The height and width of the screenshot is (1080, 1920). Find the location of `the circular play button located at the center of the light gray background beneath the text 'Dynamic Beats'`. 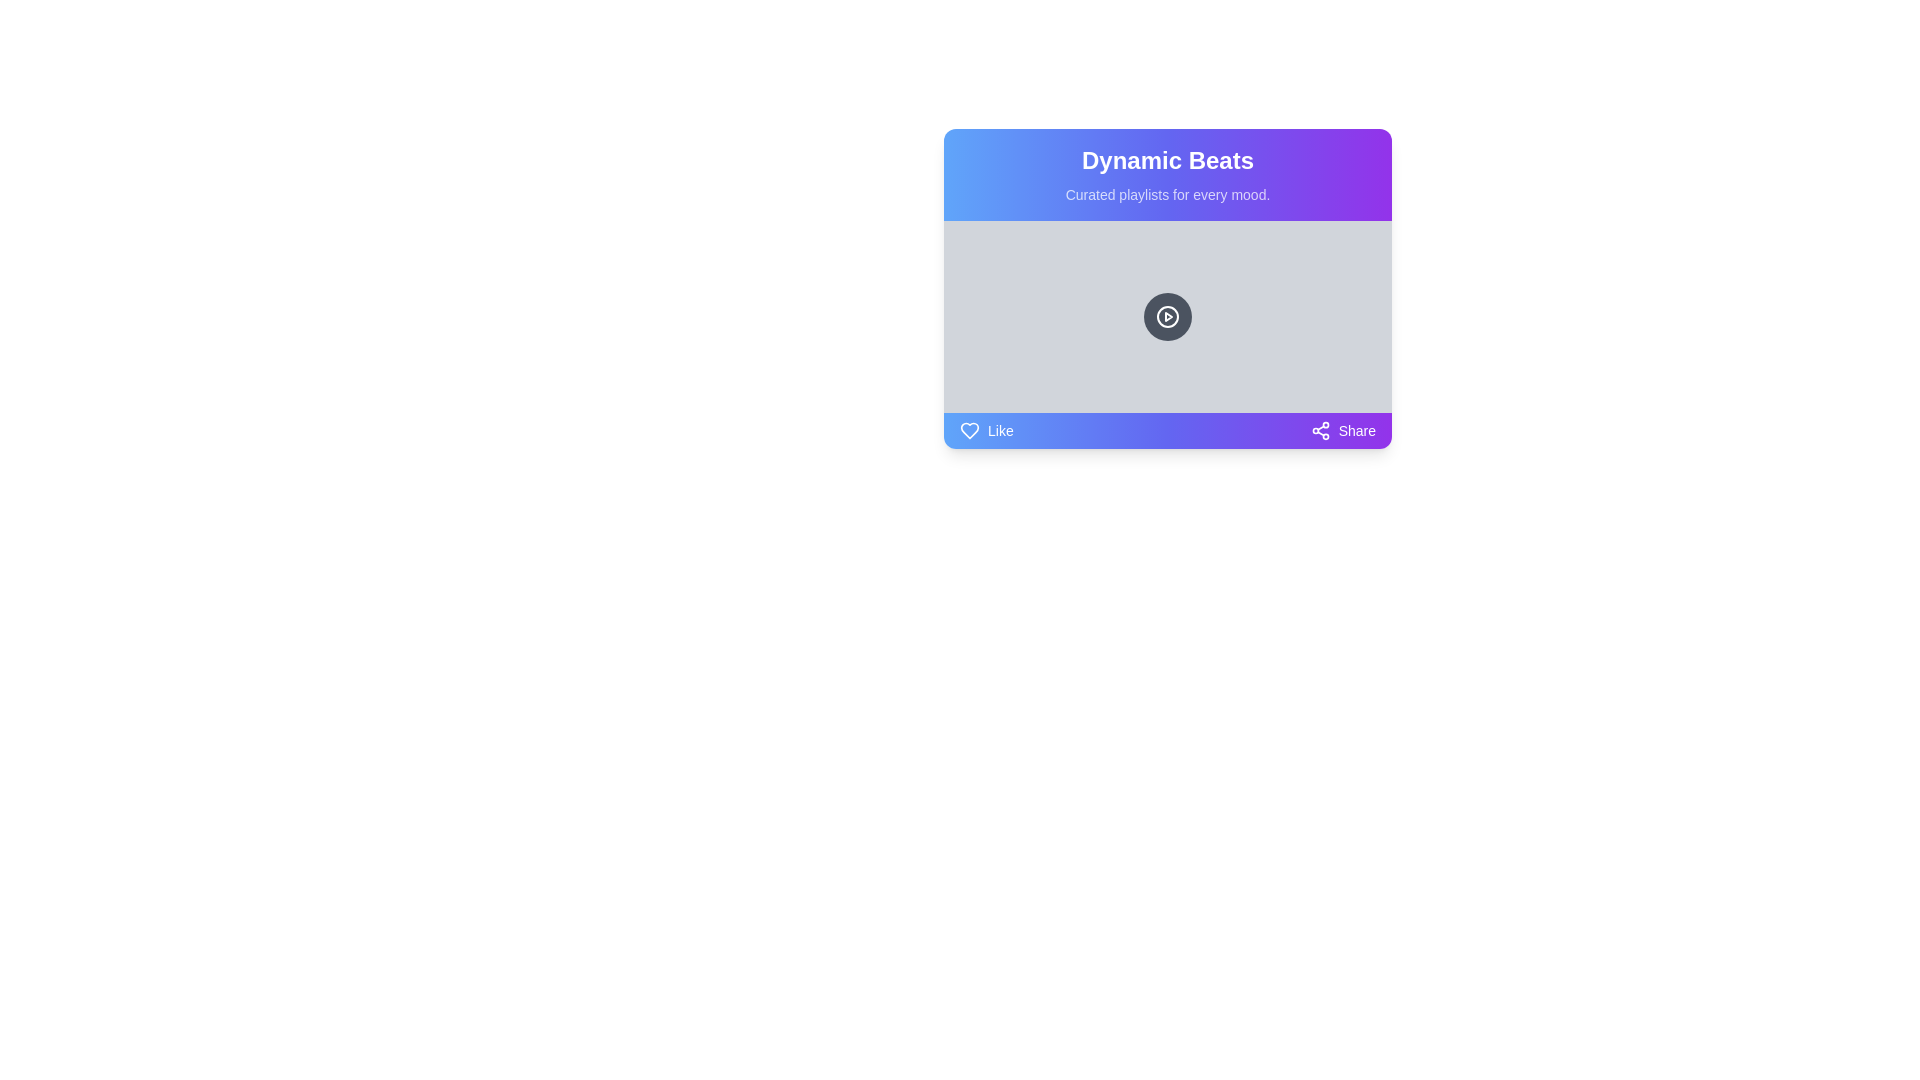

the circular play button located at the center of the light gray background beneath the text 'Dynamic Beats' is located at coordinates (1167, 315).